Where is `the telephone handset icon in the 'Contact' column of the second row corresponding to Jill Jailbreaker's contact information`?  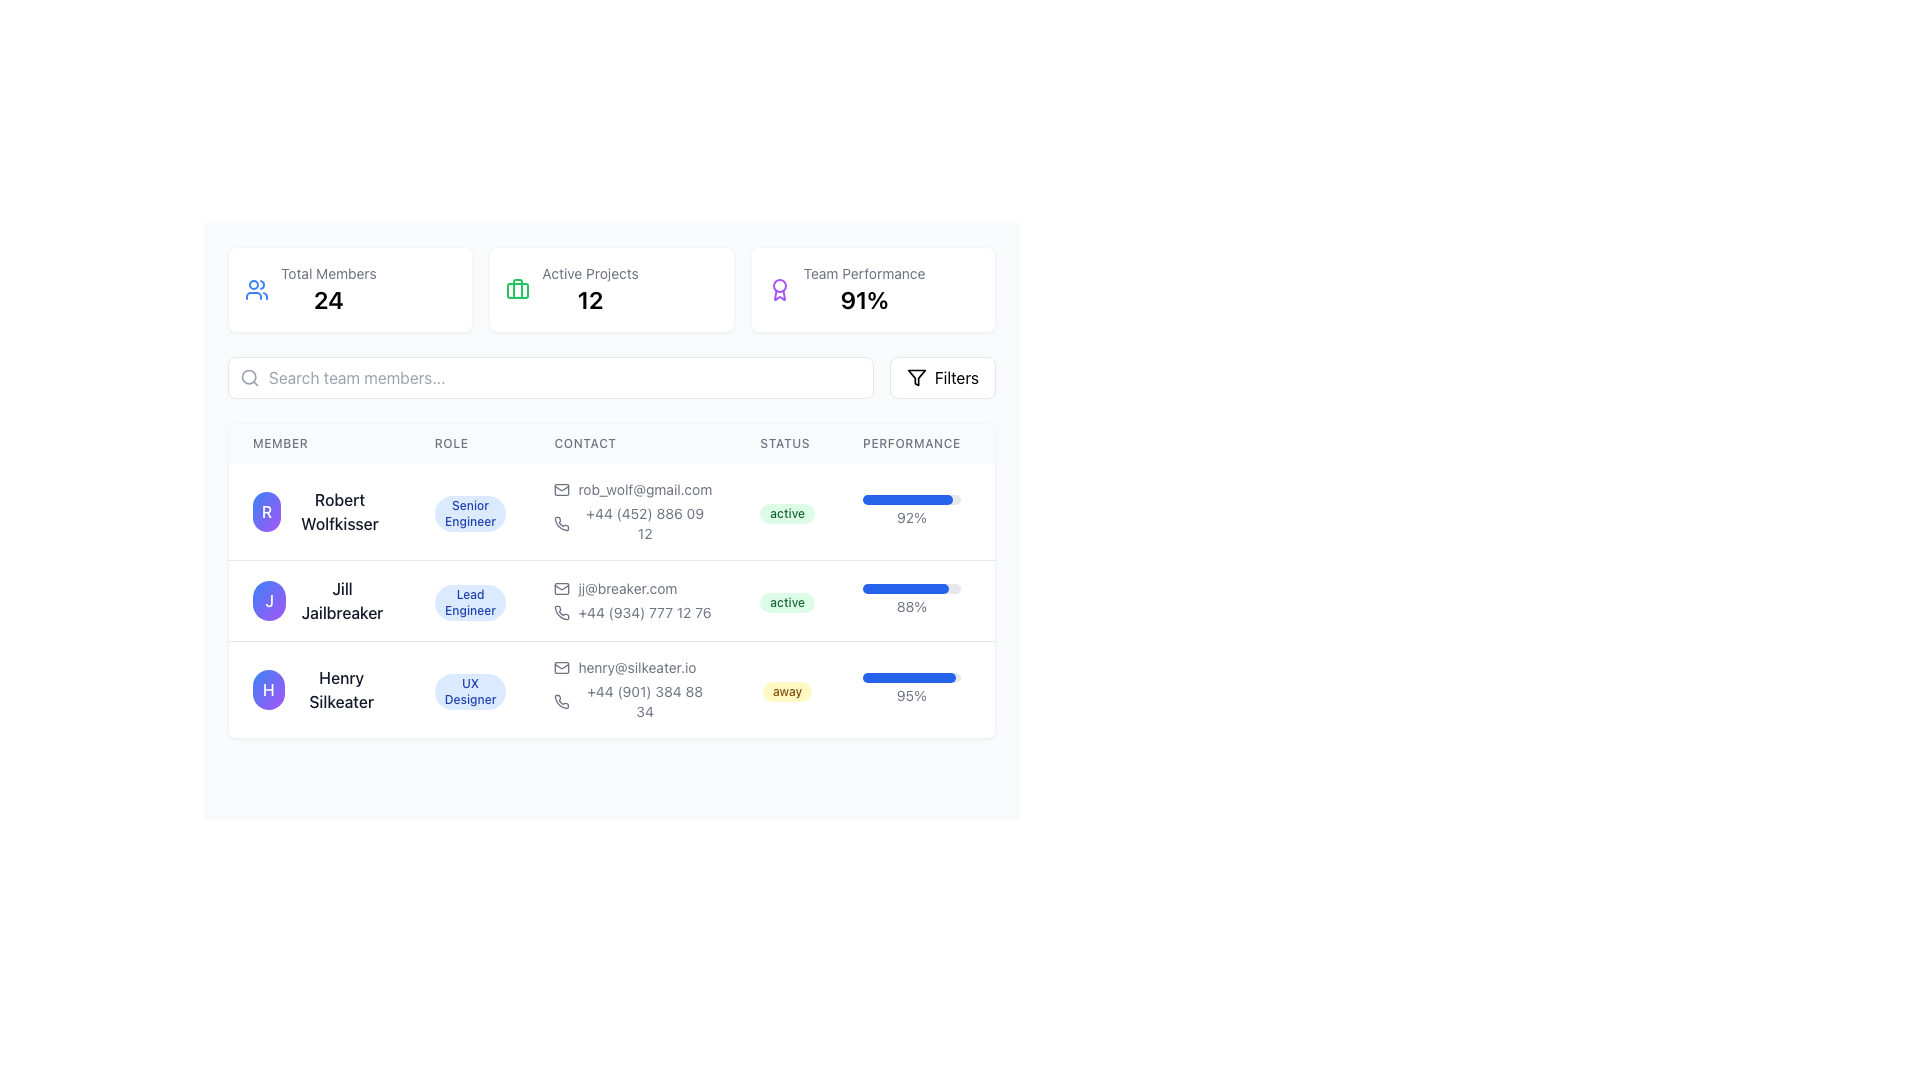
the telephone handset icon in the 'Contact' column of the second row corresponding to Jill Jailbreaker's contact information is located at coordinates (561, 612).